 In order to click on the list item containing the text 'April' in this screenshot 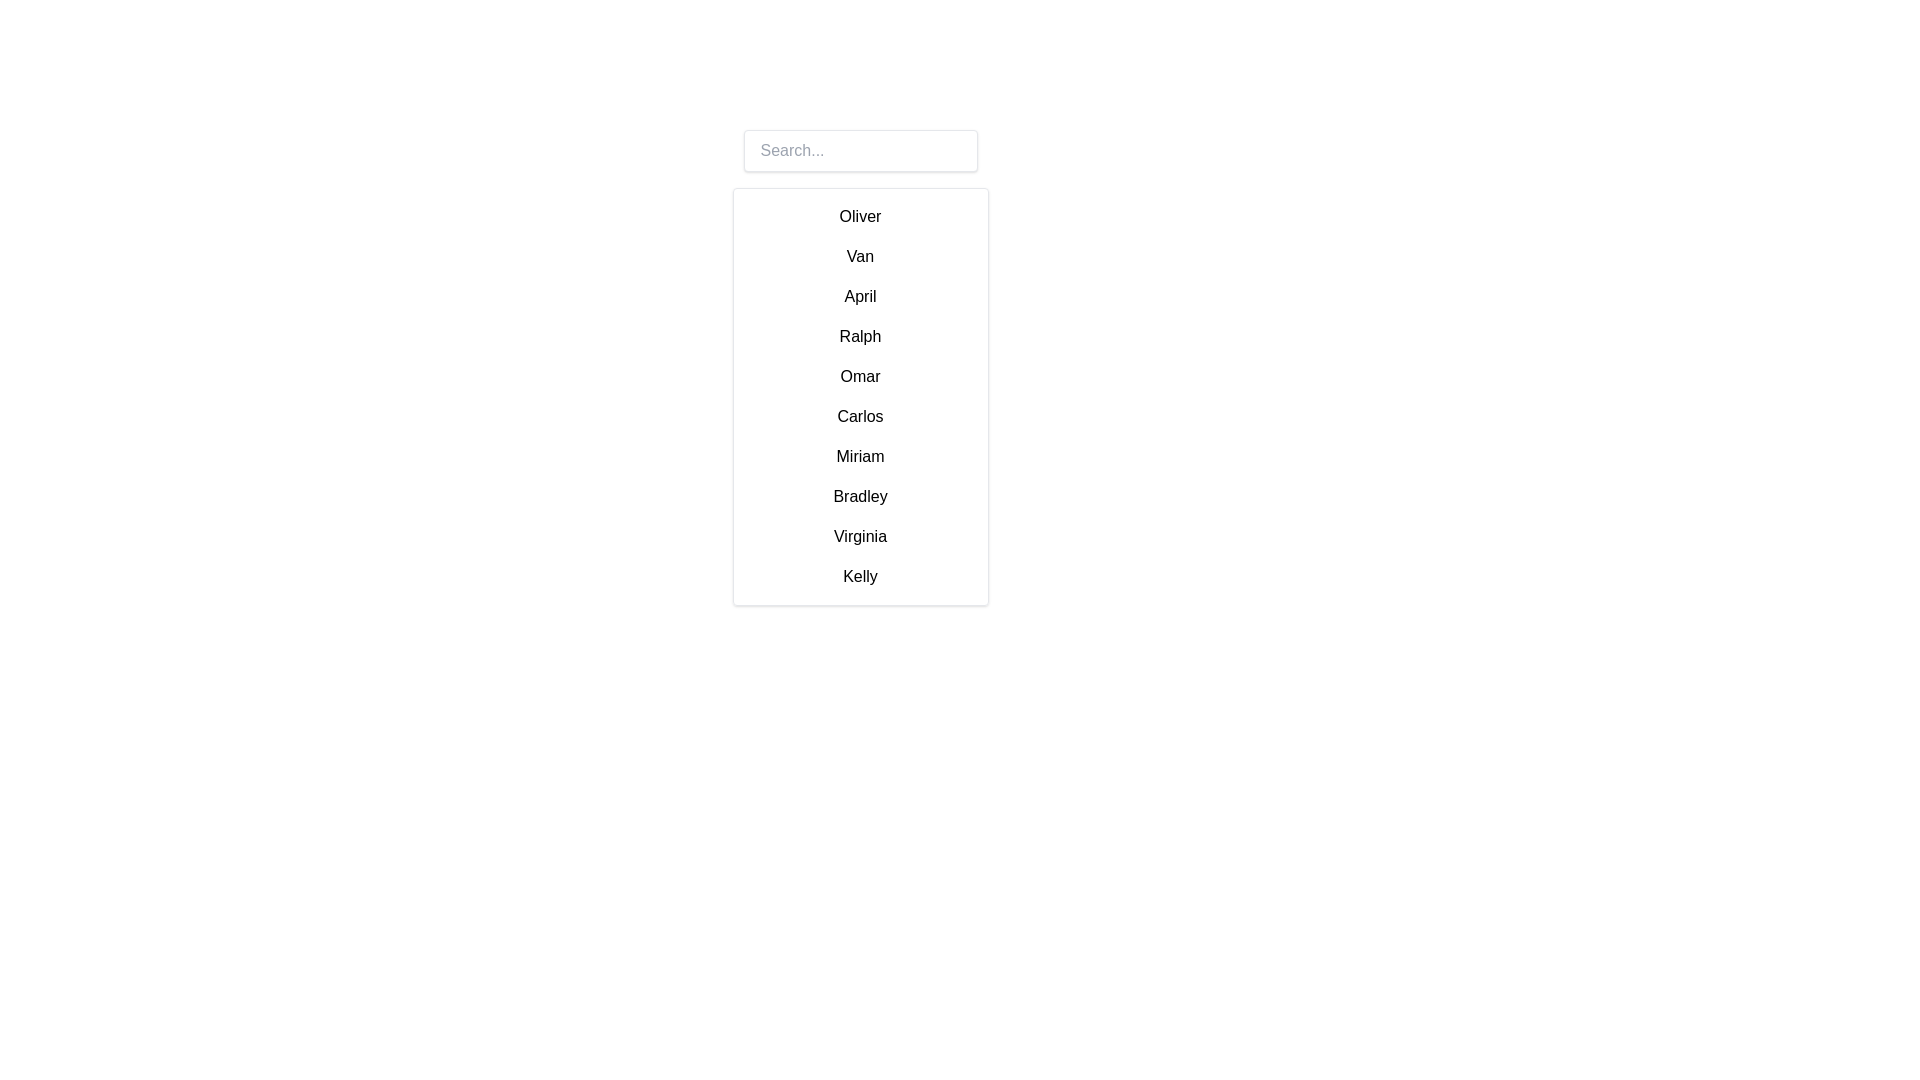, I will do `click(860, 297)`.